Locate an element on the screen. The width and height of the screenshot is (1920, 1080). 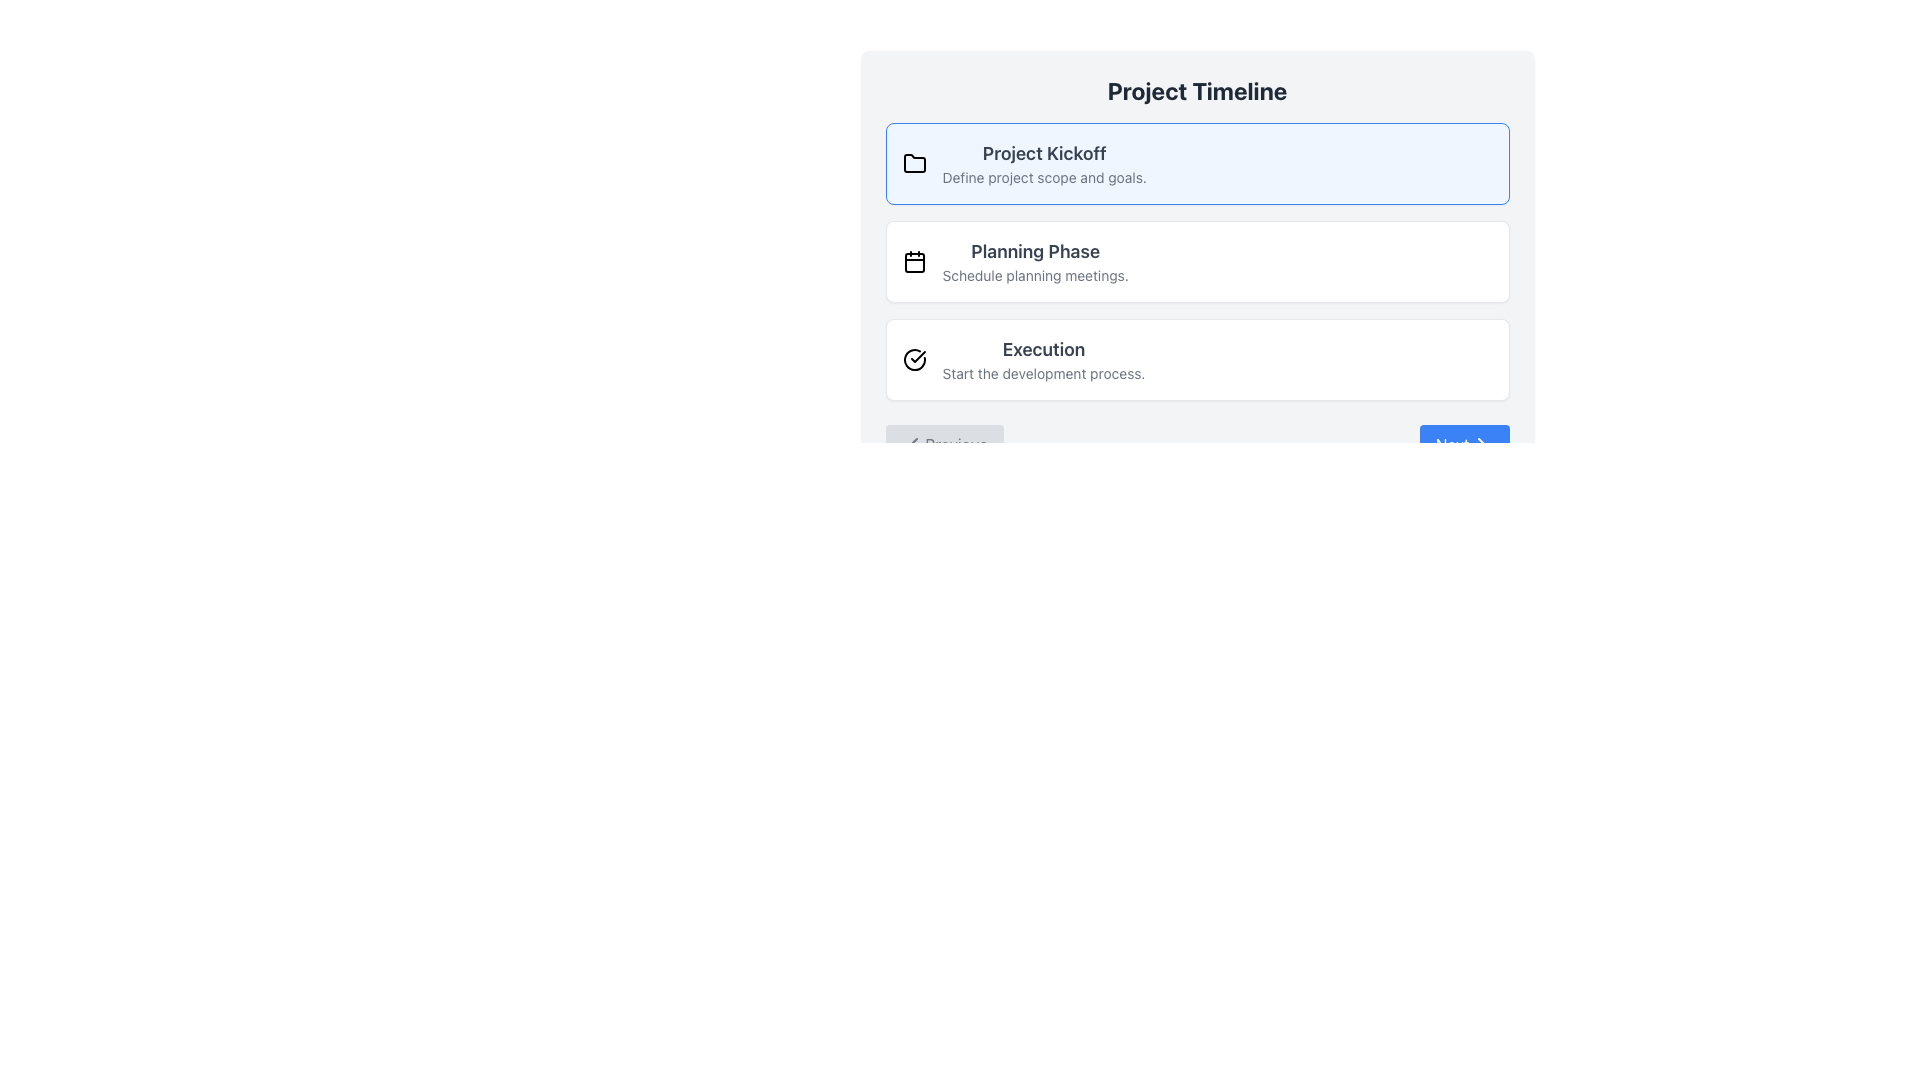
textual UI component labeled 'Planning Phase' which is styled in a bold gray font and provides a description 'Schedule planning meetings.' is located at coordinates (1035, 261).